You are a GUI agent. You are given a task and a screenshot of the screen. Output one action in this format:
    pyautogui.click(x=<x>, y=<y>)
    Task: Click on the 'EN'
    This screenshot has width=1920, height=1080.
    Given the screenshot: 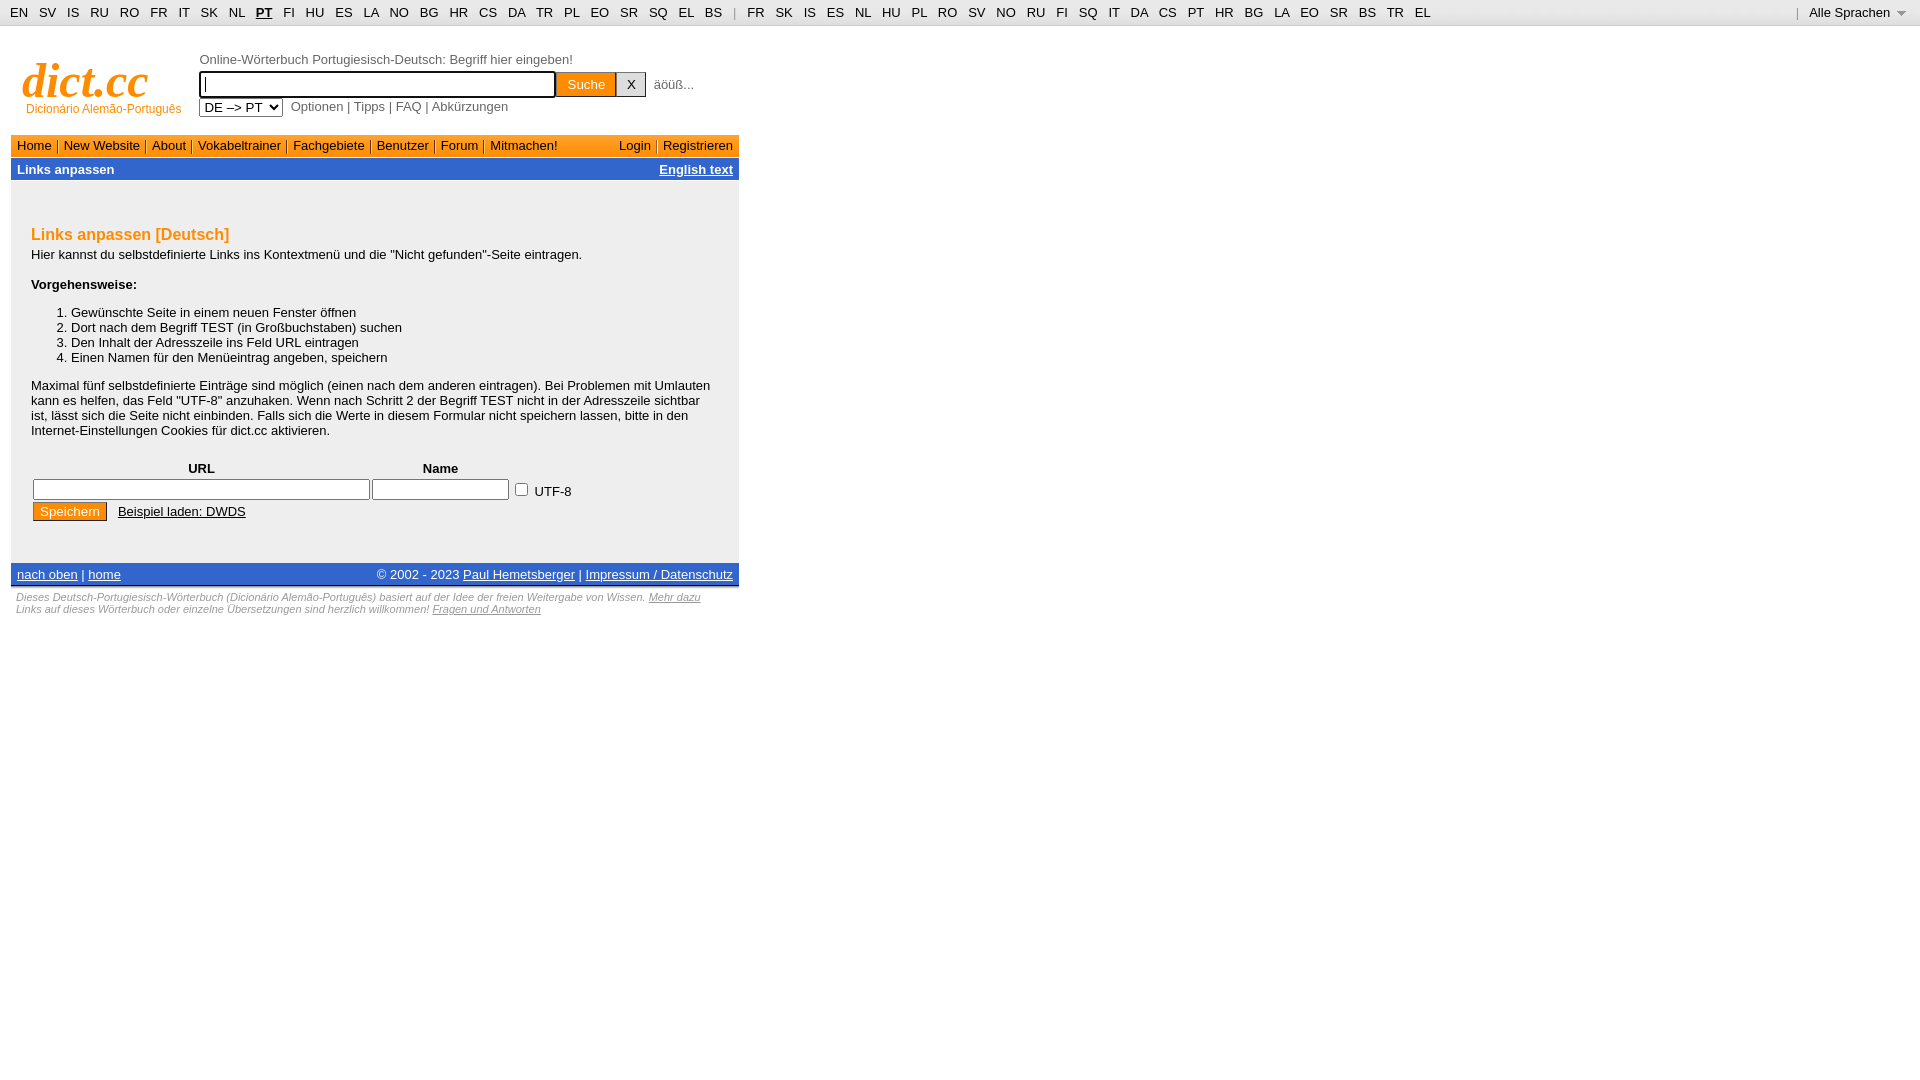 What is the action you would take?
    pyautogui.click(x=19, y=12)
    